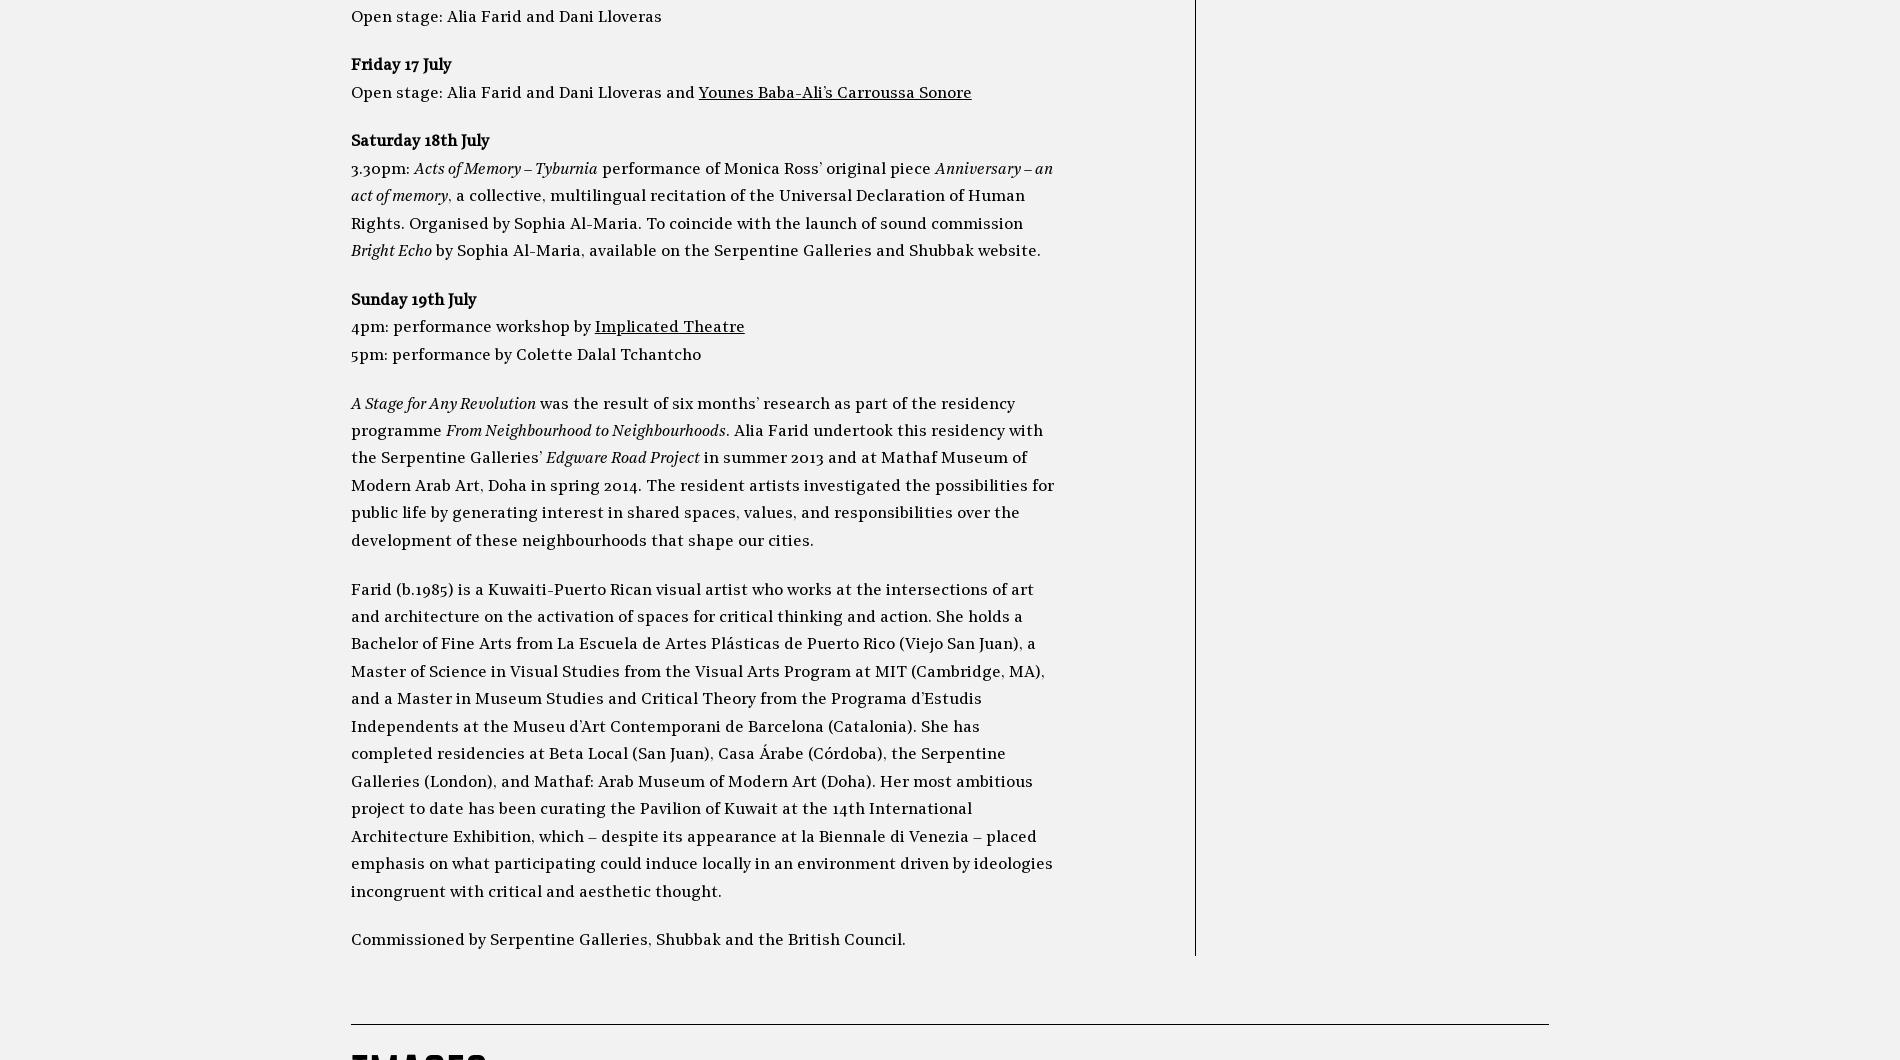 This screenshot has height=1060, width=1900. What do you see at coordinates (411, 299) in the screenshot?
I see `'Sunday 19th July'` at bounding box center [411, 299].